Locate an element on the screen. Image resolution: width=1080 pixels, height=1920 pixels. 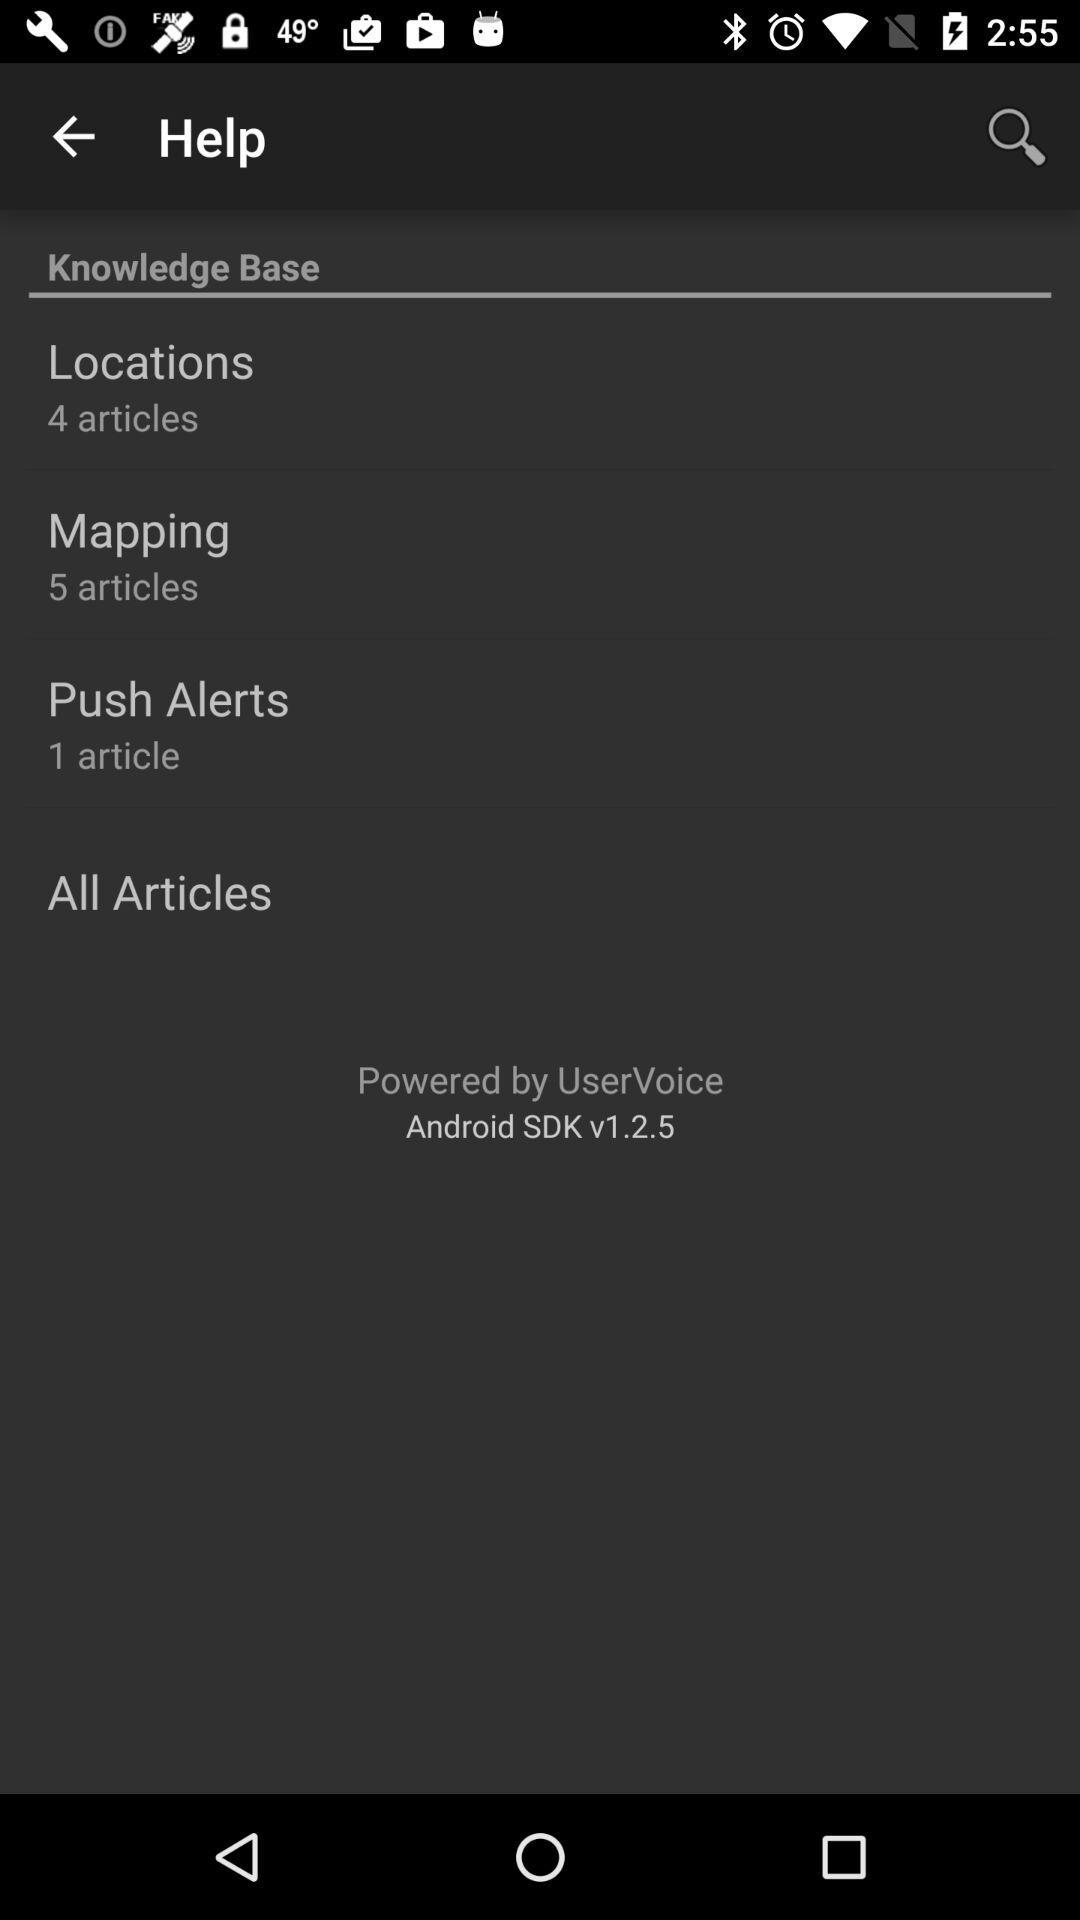
locations icon is located at coordinates (149, 360).